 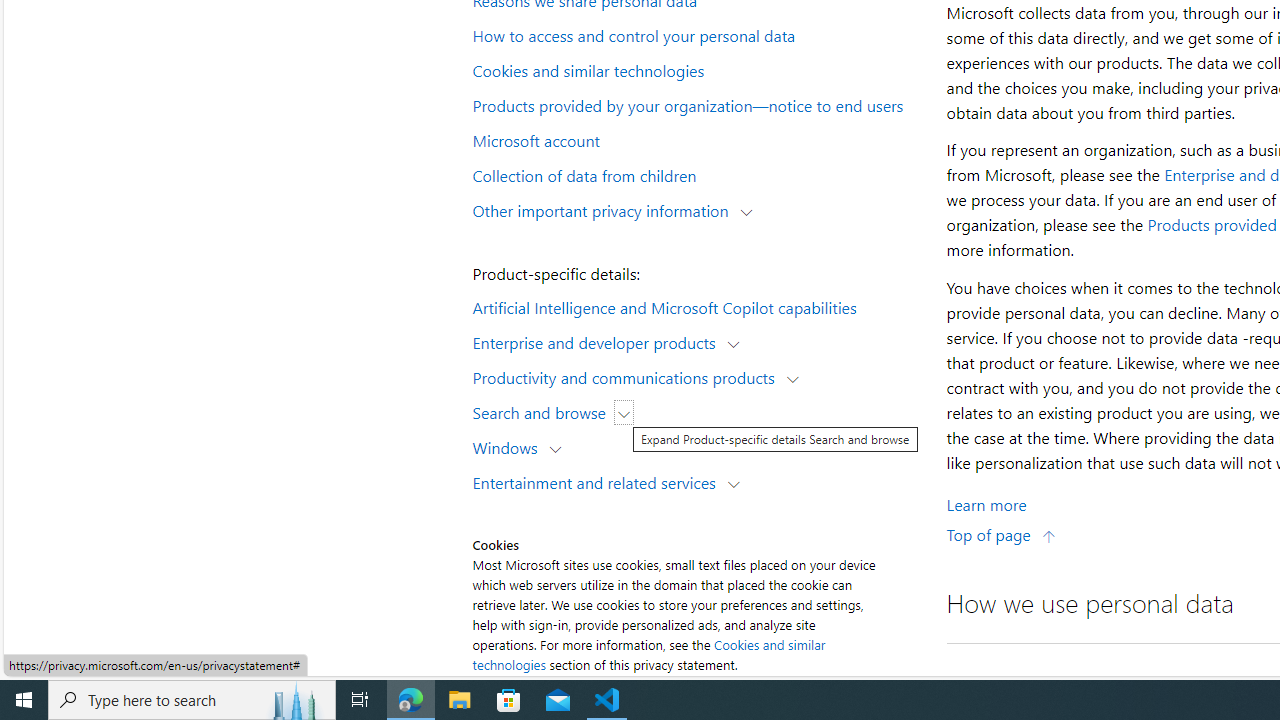 What do you see at coordinates (510, 446) in the screenshot?
I see `'Windows'` at bounding box center [510, 446].